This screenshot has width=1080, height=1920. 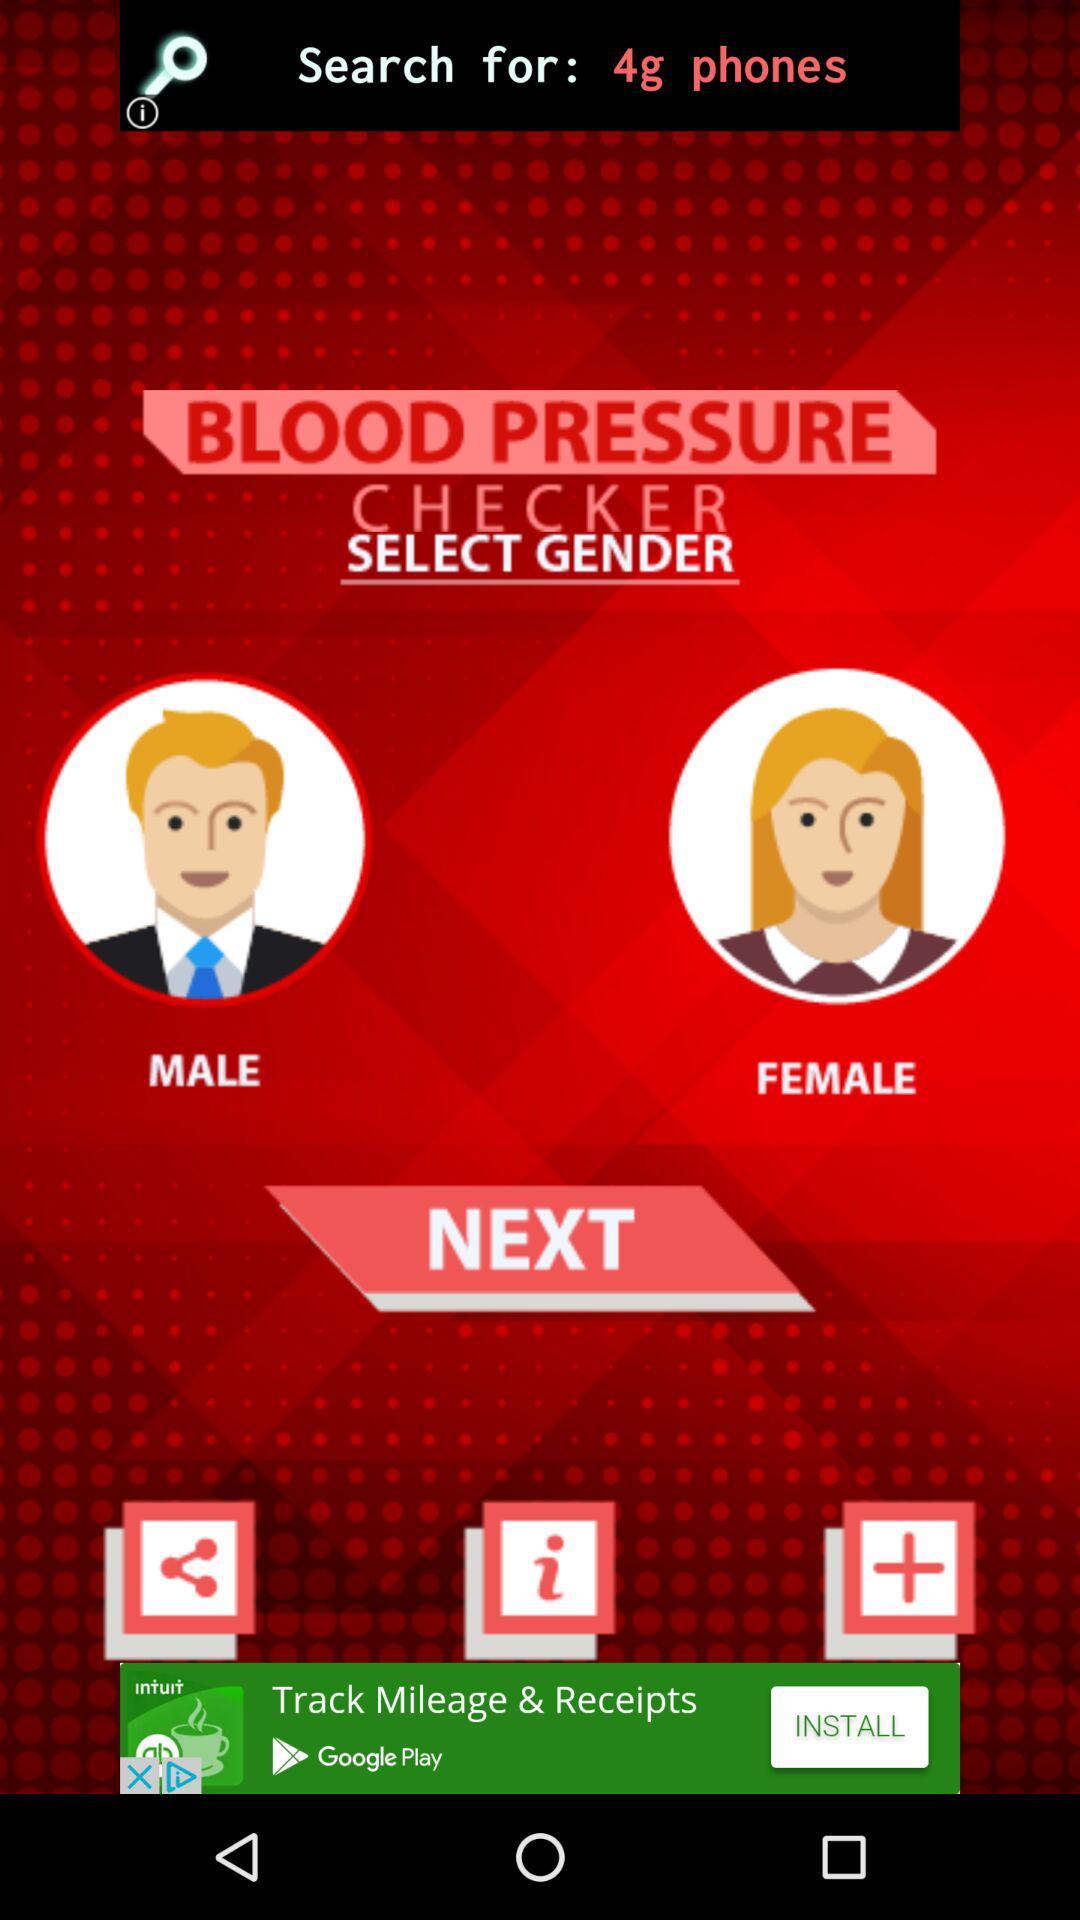 I want to click on for next, so click(x=538, y=1247).